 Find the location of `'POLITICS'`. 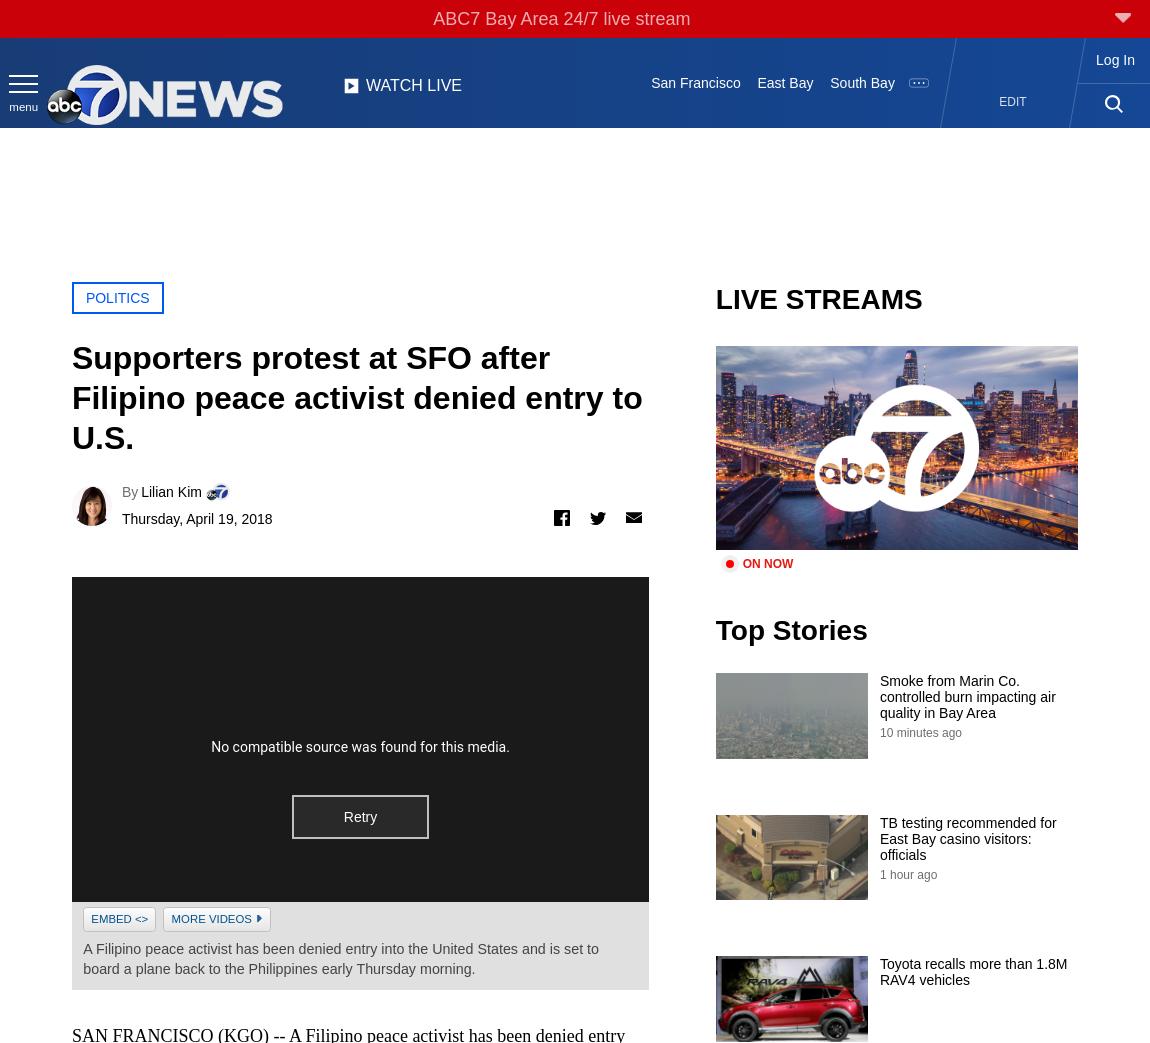

'POLITICS' is located at coordinates (83, 297).